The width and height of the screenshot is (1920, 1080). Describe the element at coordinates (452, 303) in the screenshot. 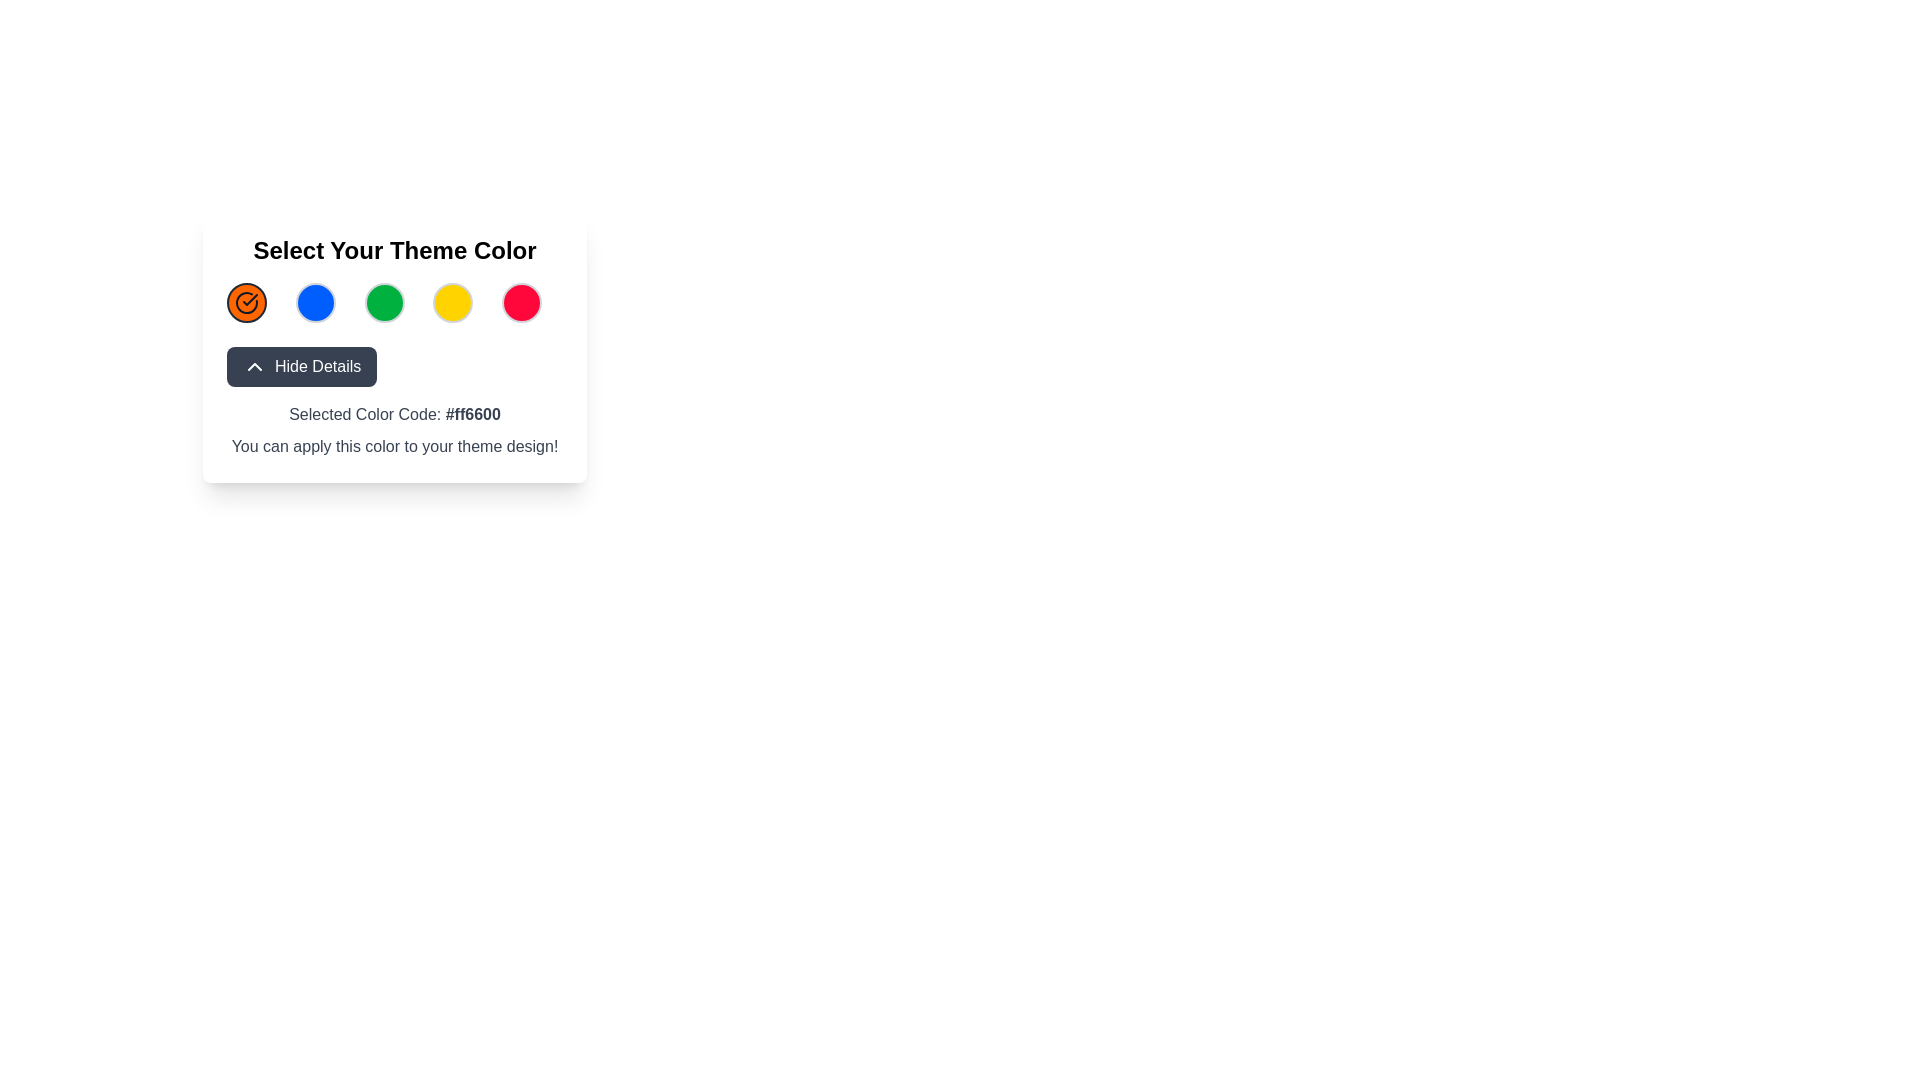

I see `the yellow circular color selection button with a gray border located at the fourth position in the middle row` at that location.